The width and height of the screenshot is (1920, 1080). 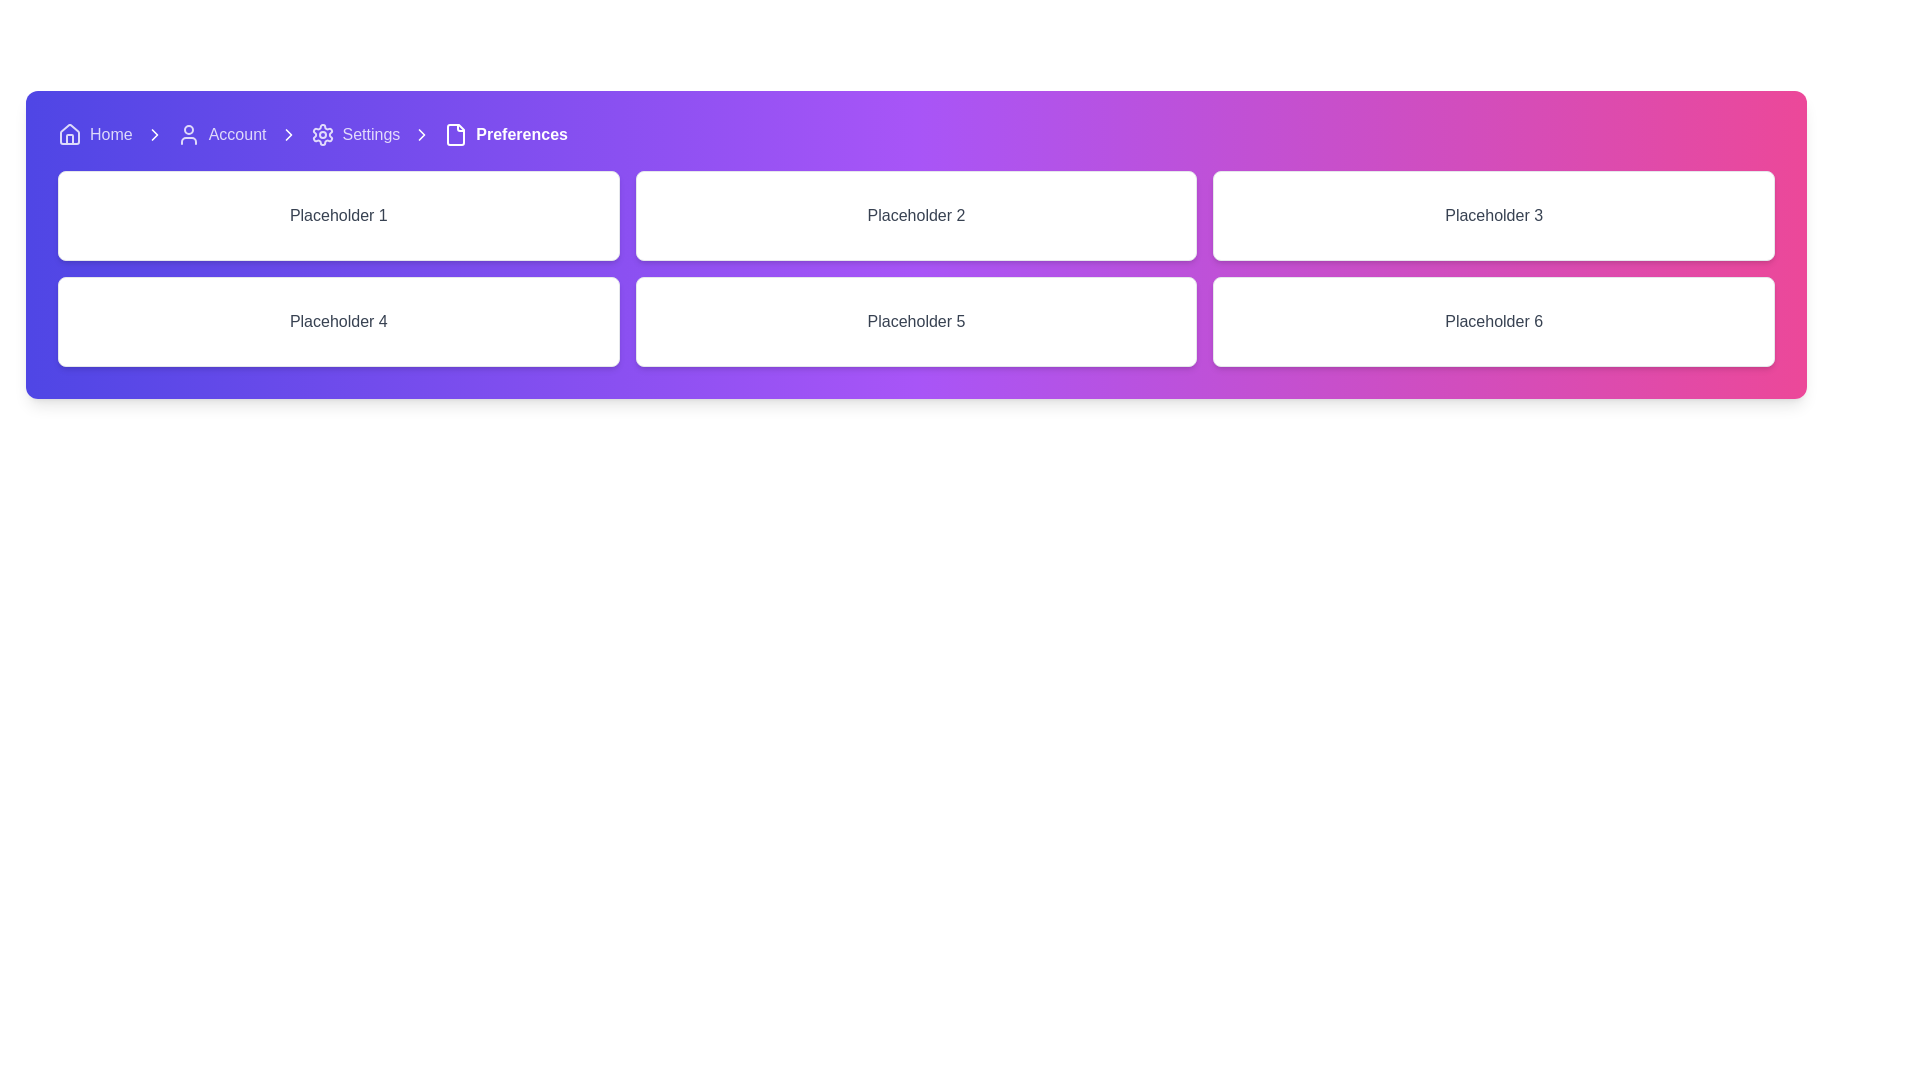 I want to click on the gear icon with a purple background in the navigation breadcrumb bar, so click(x=322, y=135).